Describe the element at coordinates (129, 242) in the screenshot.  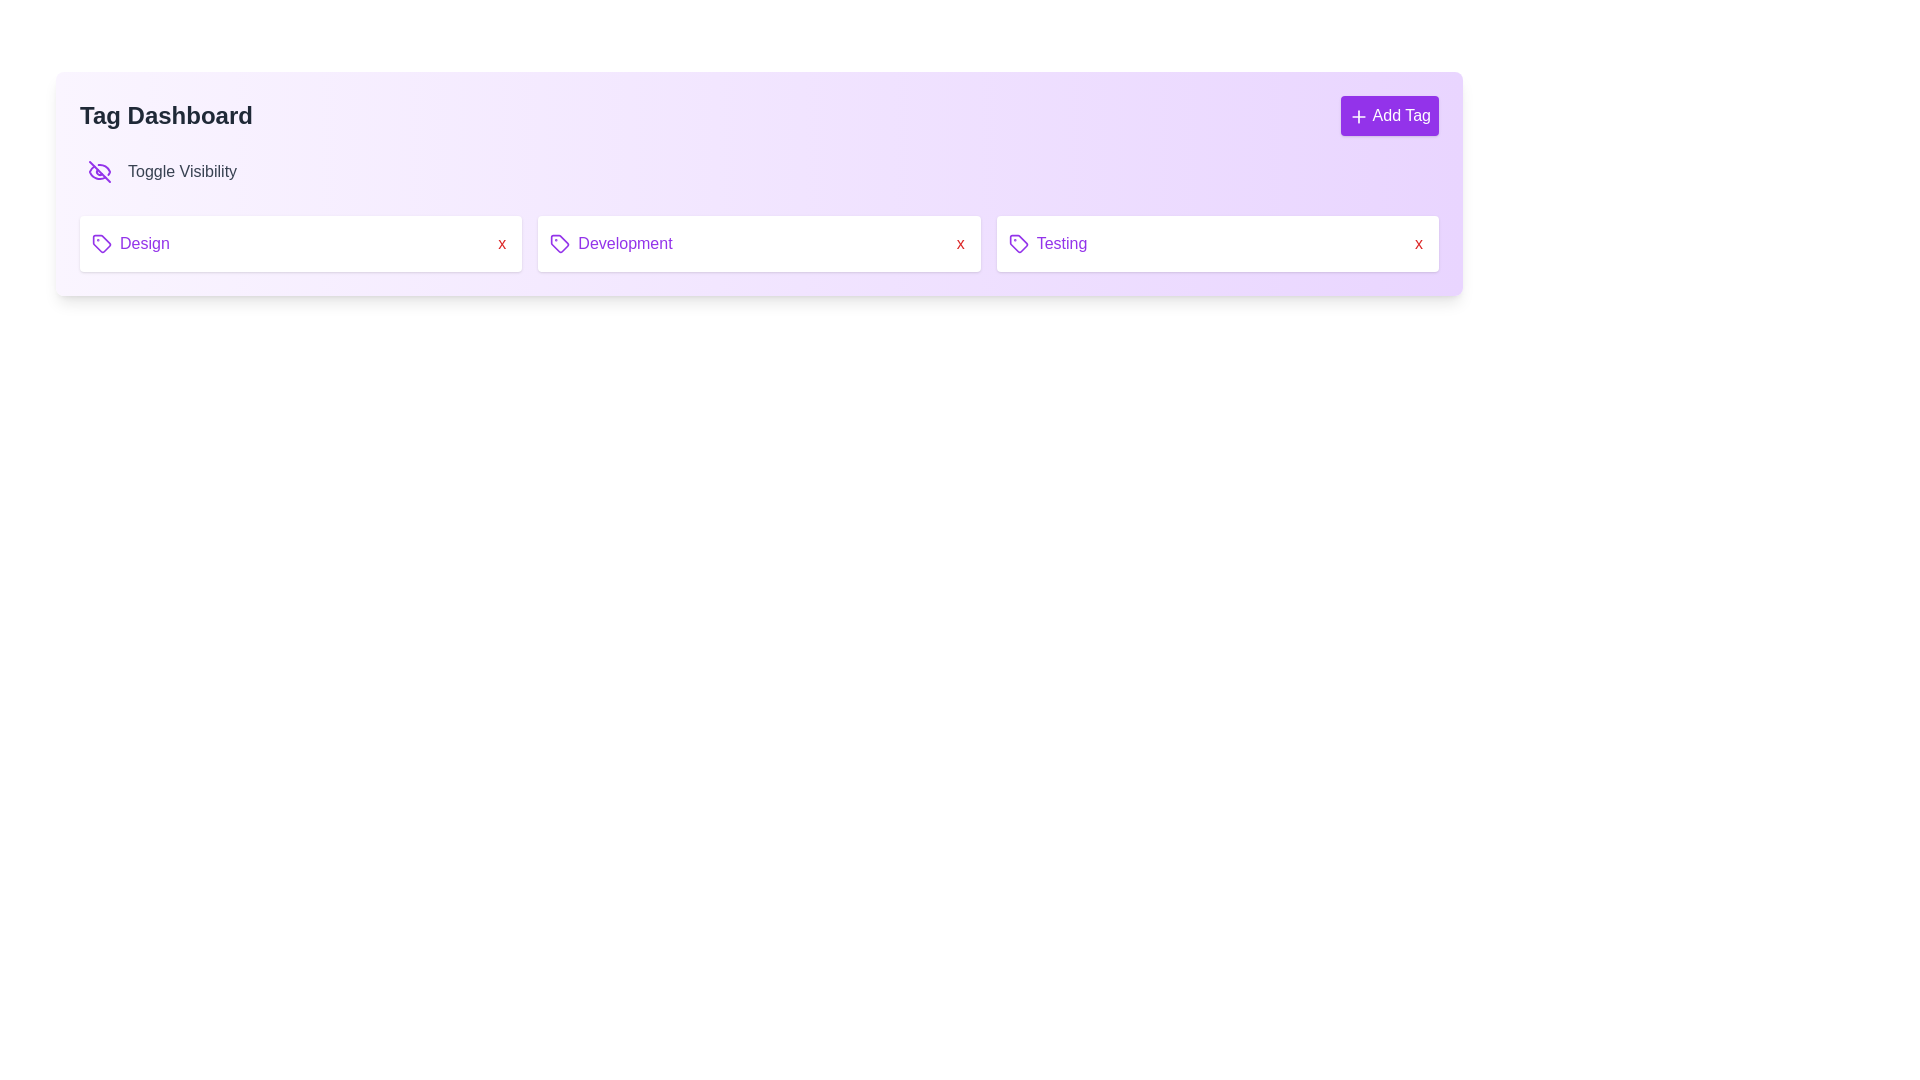
I see `the 'Design' Text Label with Icon` at that location.